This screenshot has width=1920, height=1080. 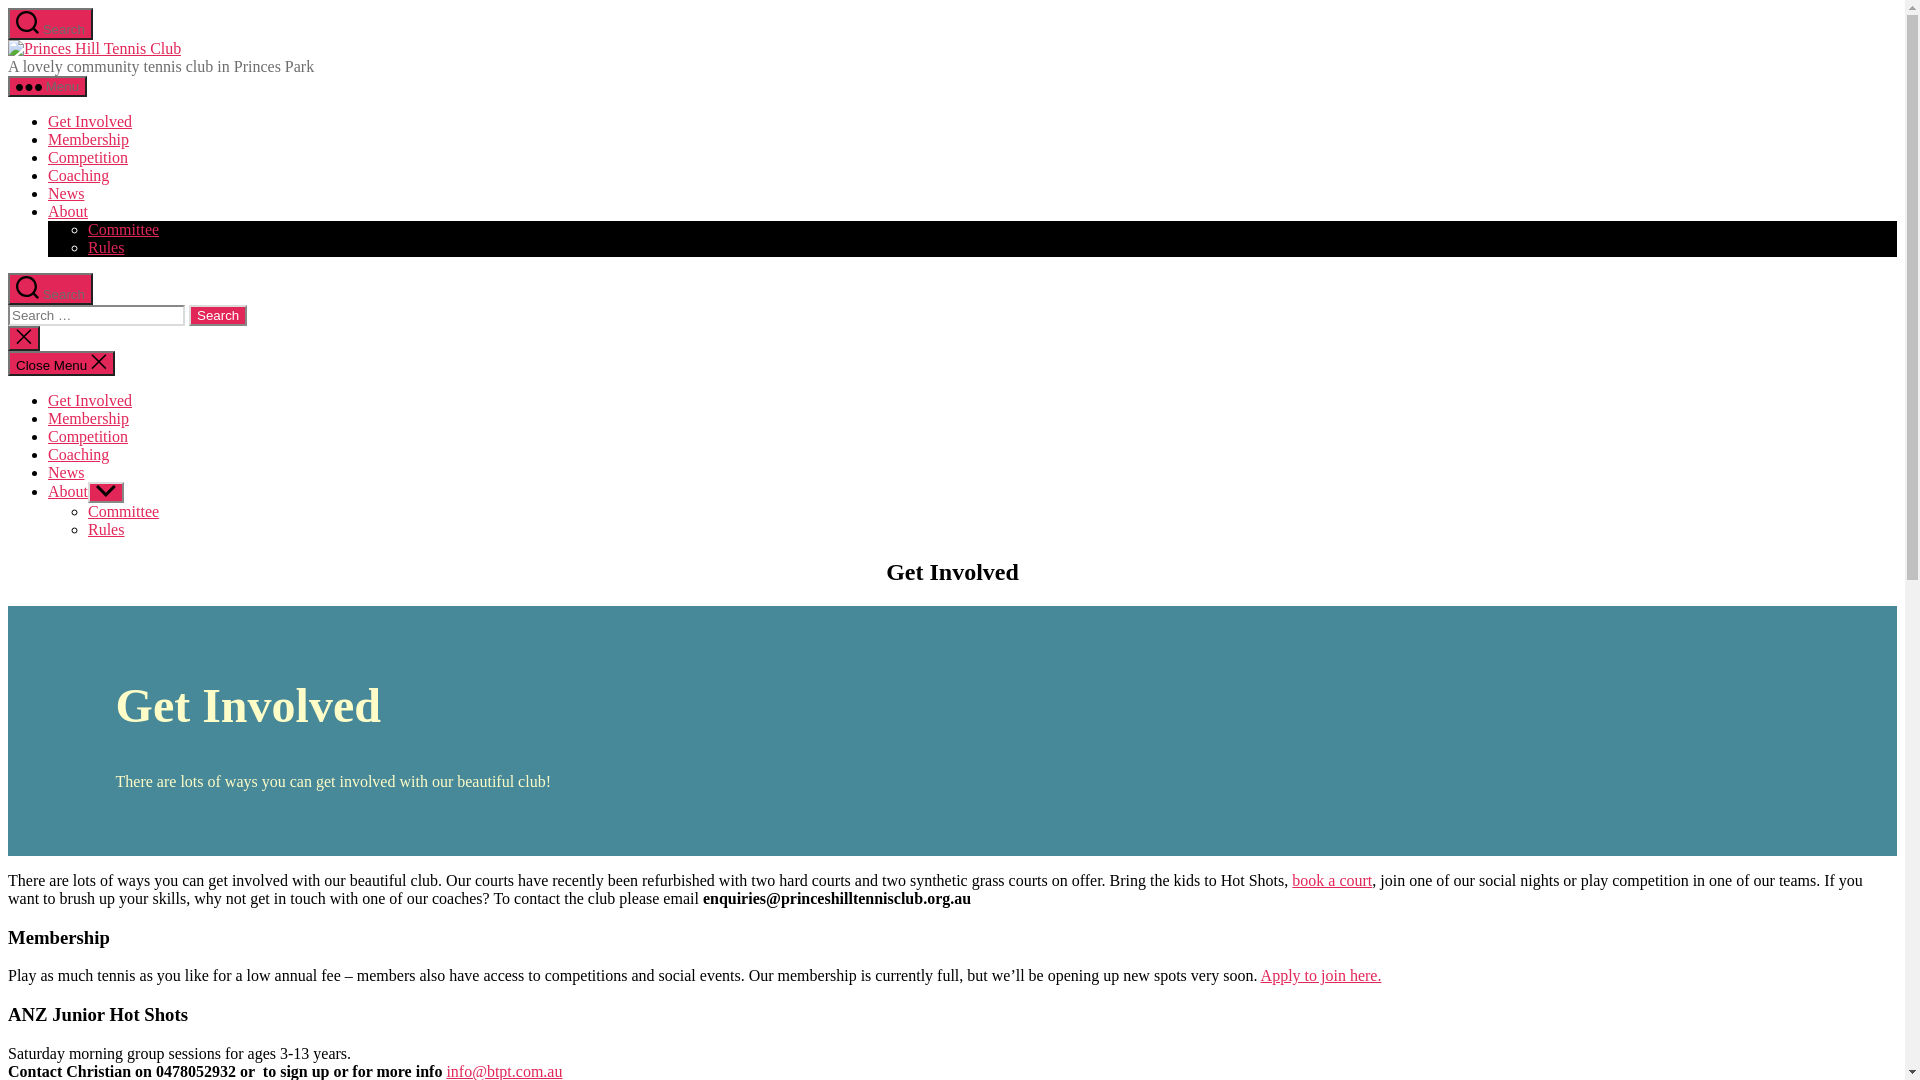 What do you see at coordinates (8, 289) in the screenshot?
I see `'Search'` at bounding box center [8, 289].